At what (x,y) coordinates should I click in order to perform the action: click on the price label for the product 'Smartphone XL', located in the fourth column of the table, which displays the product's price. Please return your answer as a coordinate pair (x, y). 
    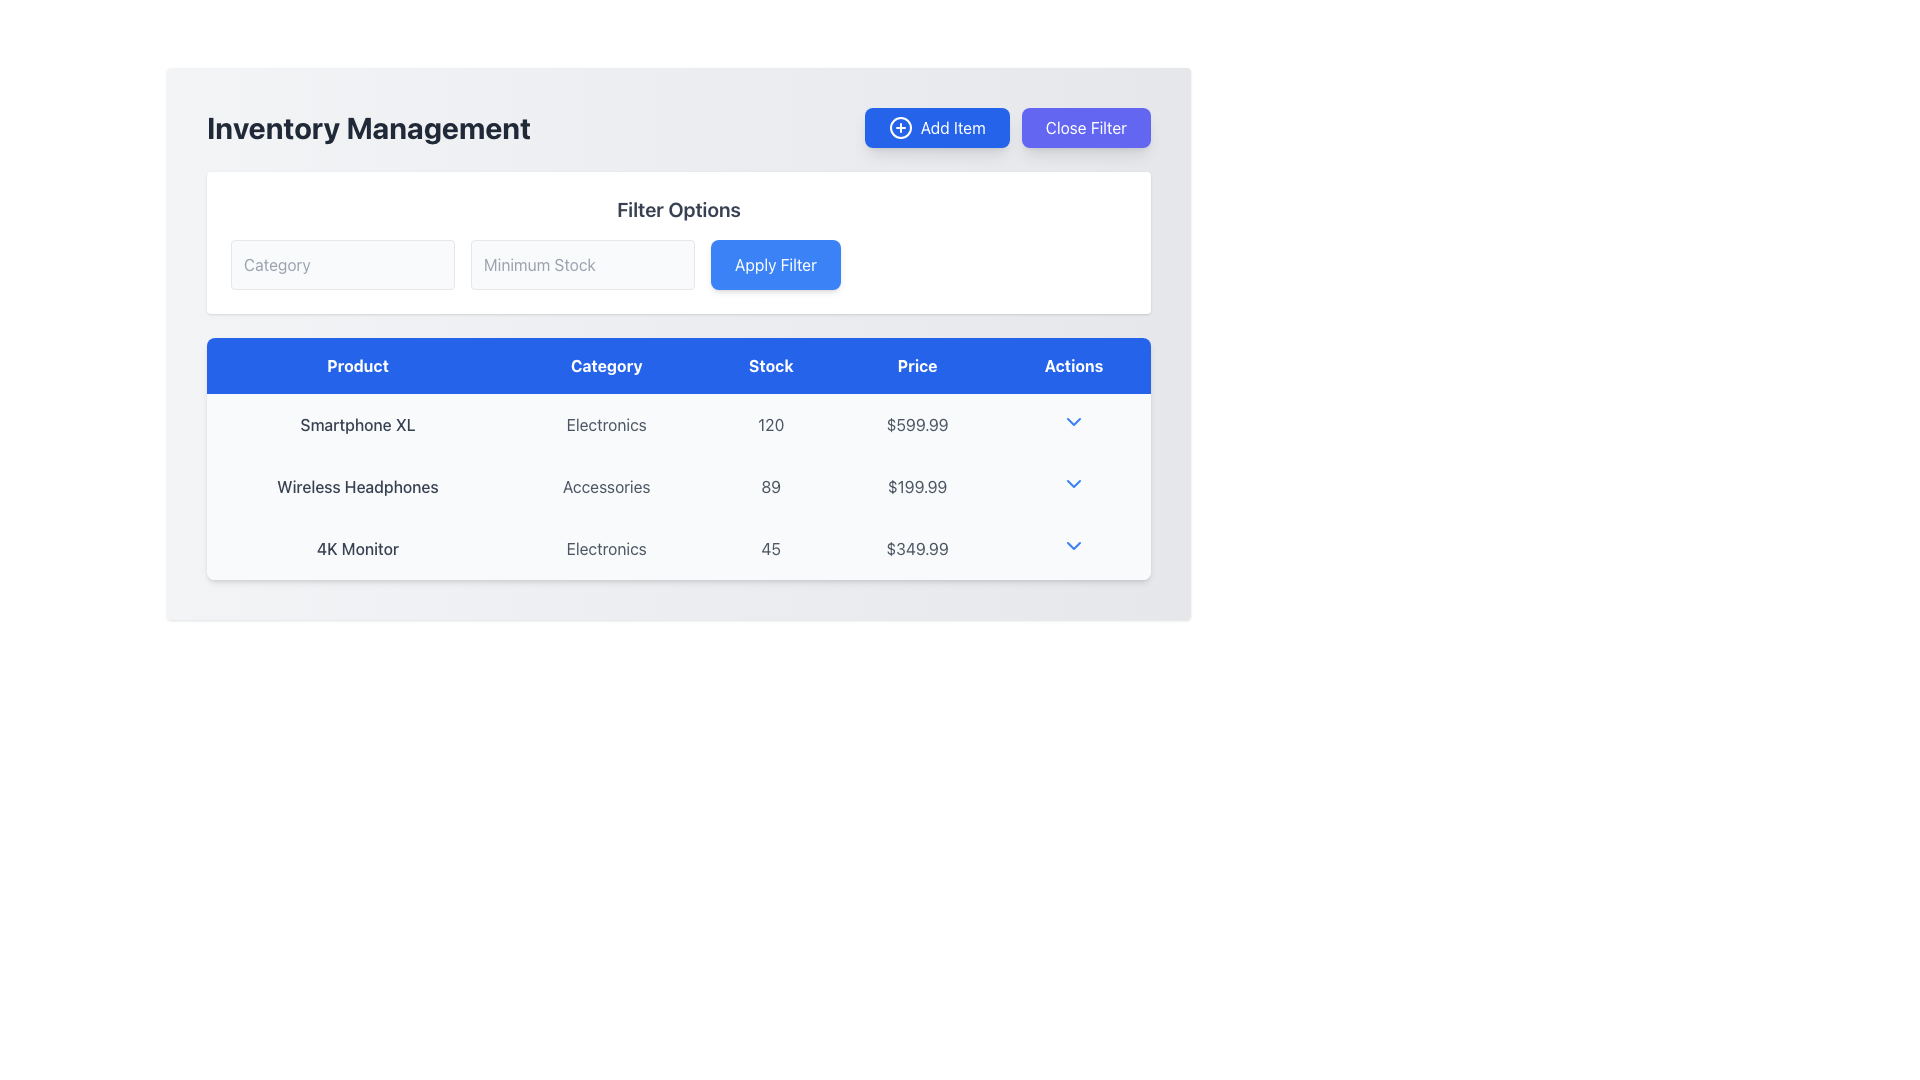
    Looking at the image, I should click on (916, 423).